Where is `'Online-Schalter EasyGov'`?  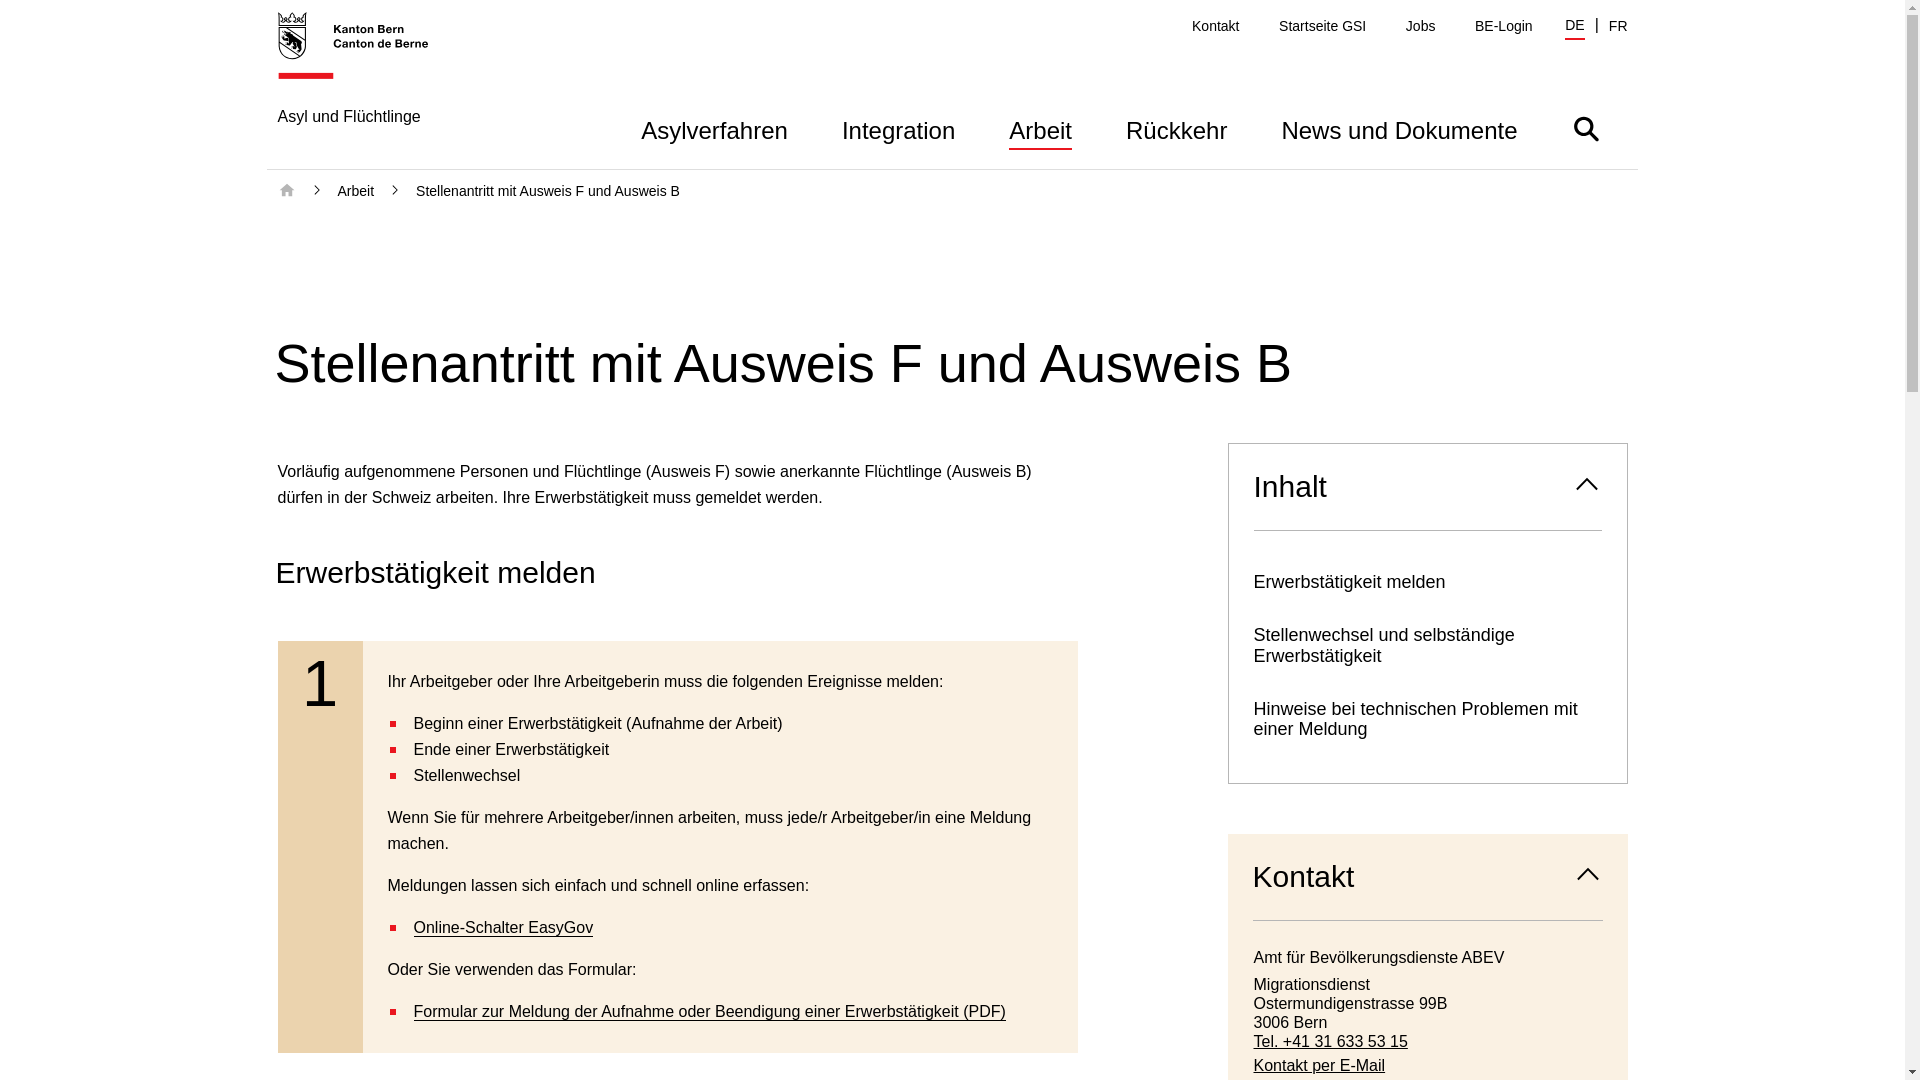
'Online-Schalter EasyGov' is located at coordinates (504, 928).